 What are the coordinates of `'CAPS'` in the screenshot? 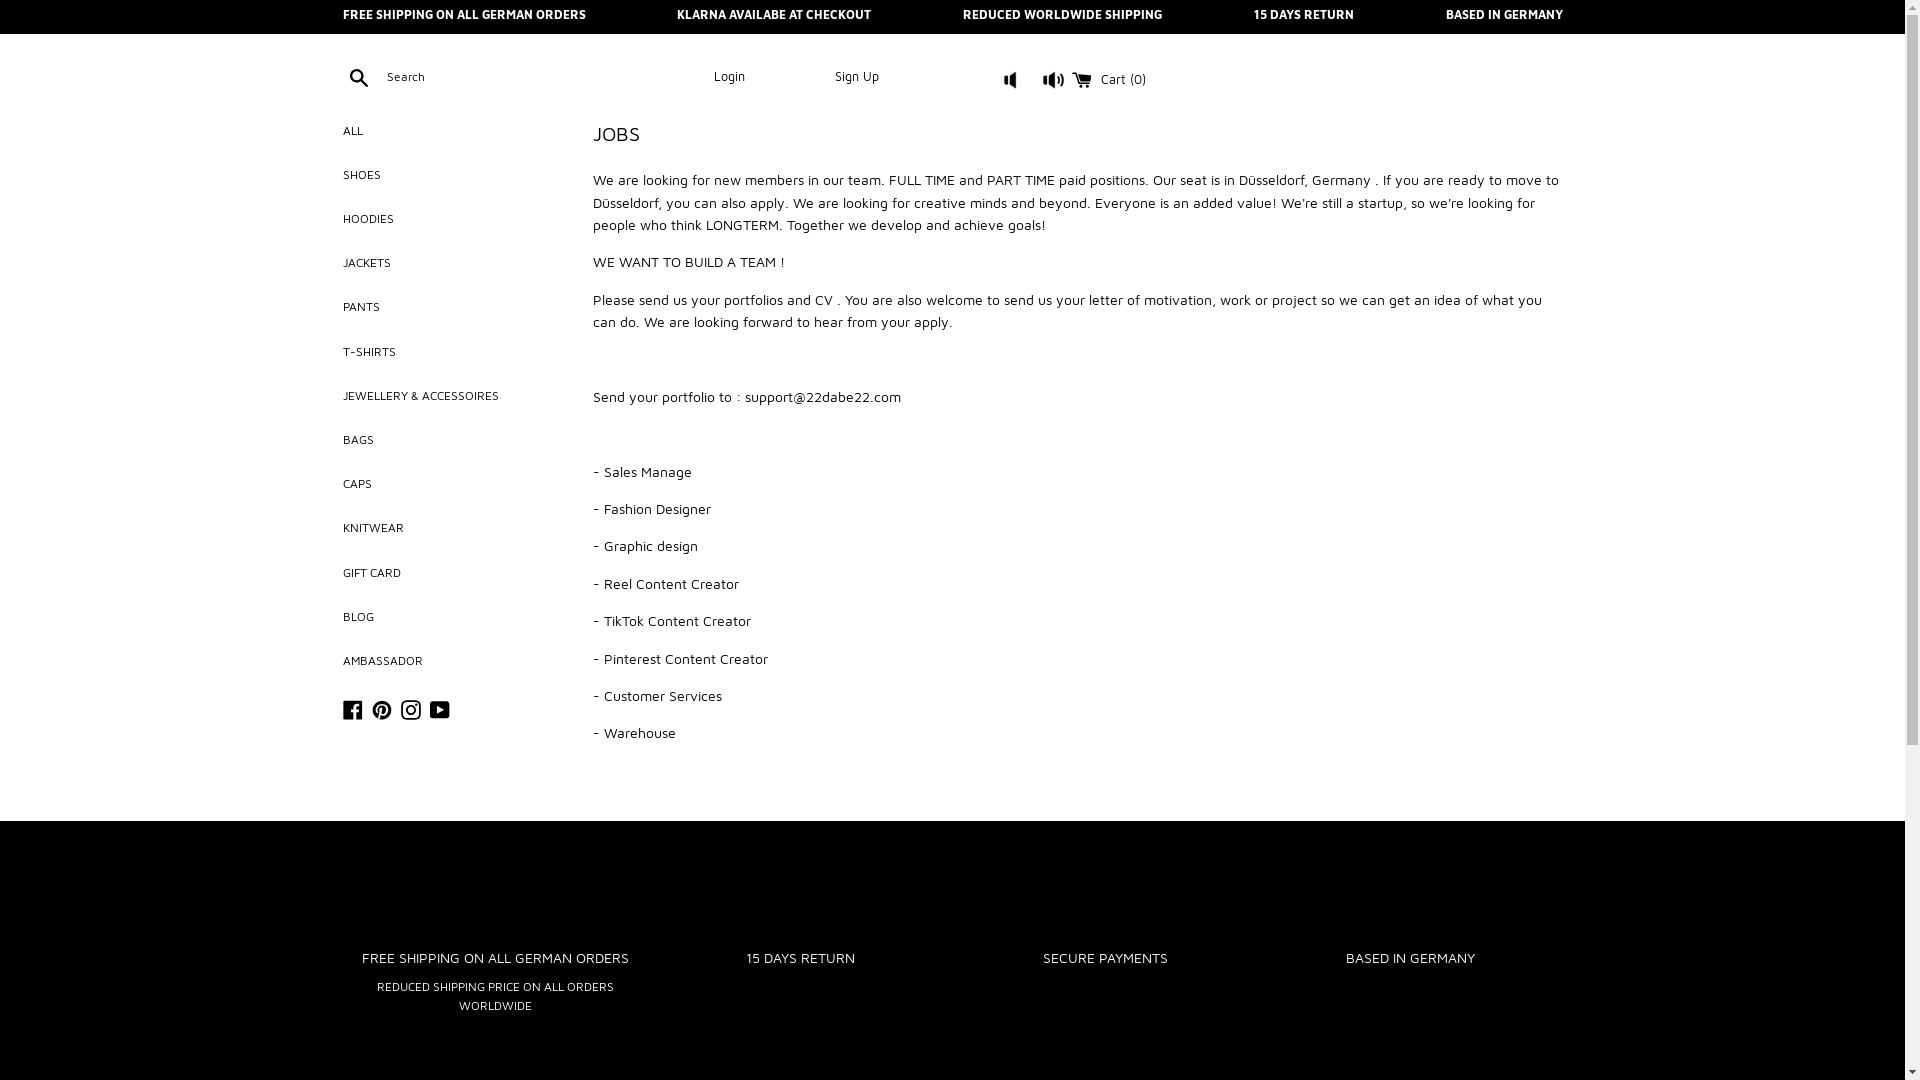 It's located at (450, 483).